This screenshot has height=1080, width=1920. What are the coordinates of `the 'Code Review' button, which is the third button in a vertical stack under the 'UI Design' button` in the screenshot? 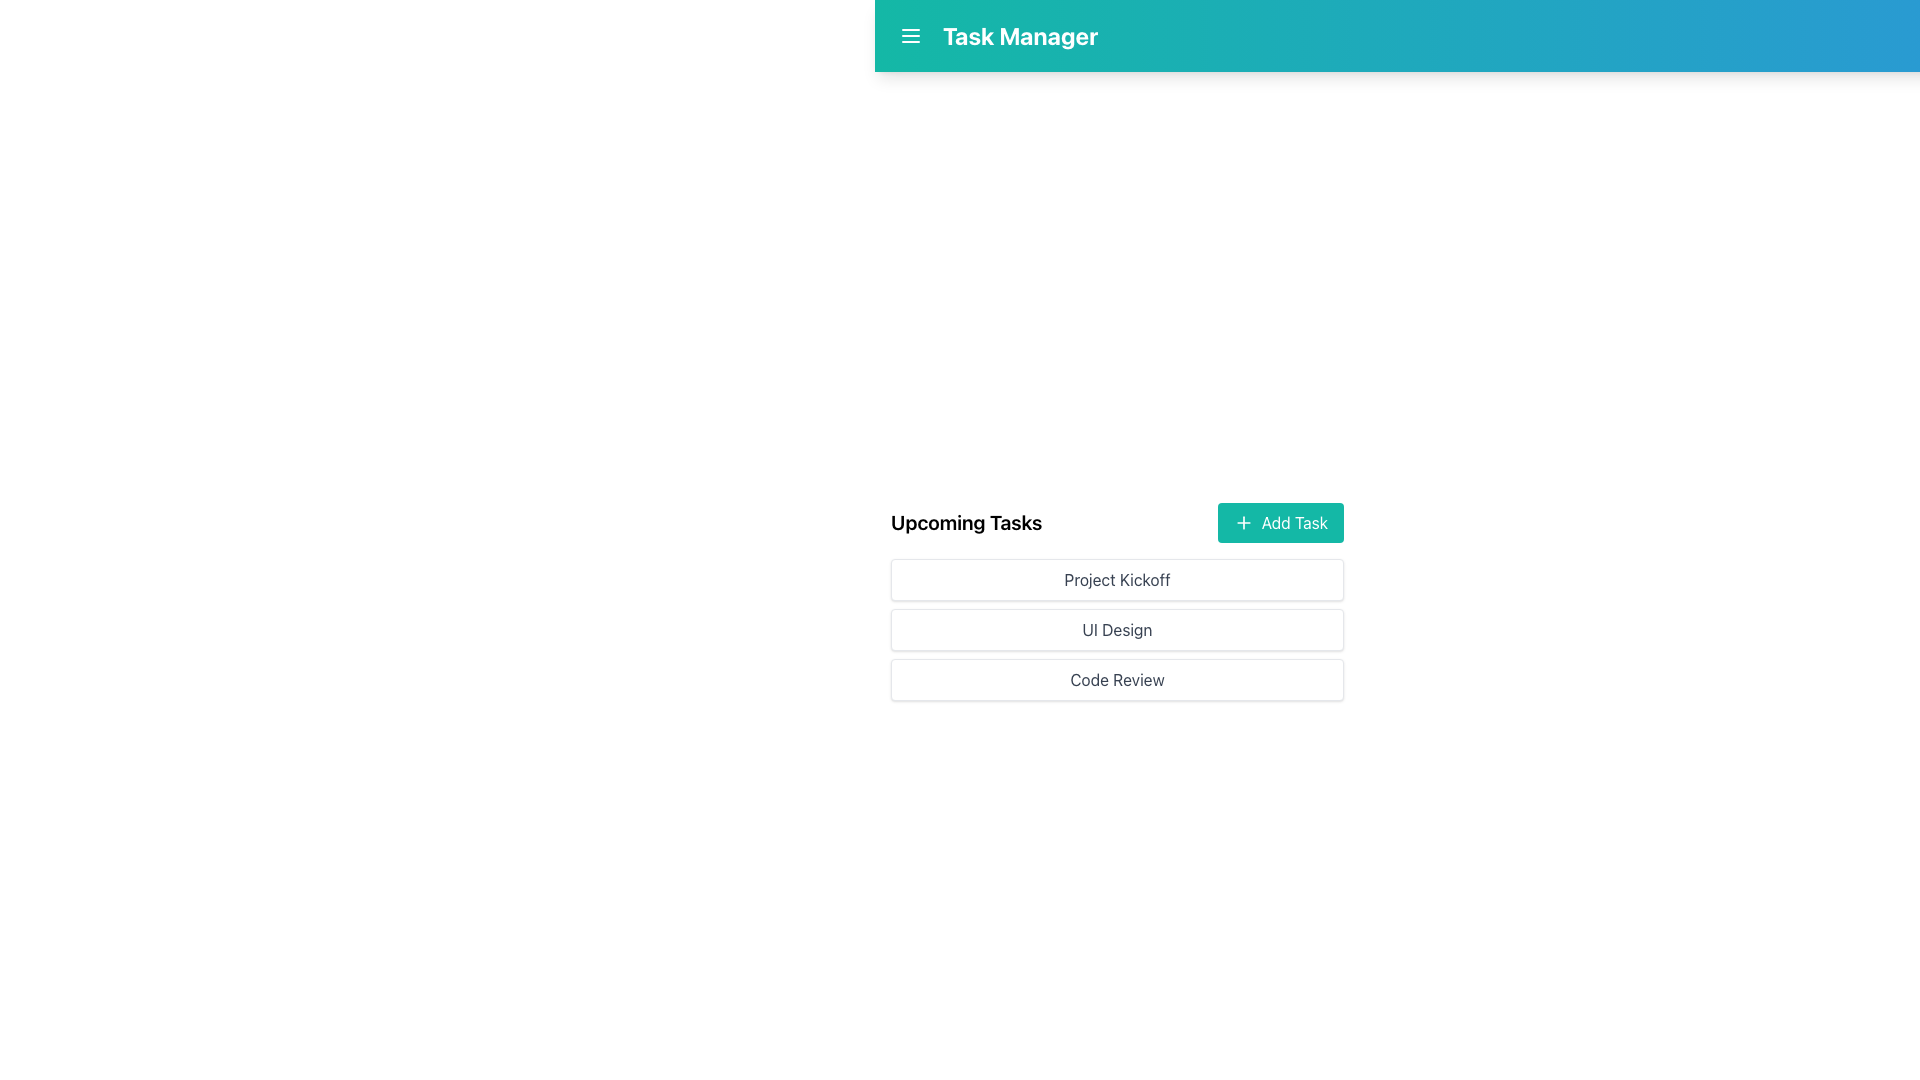 It's located at (1116, 678).